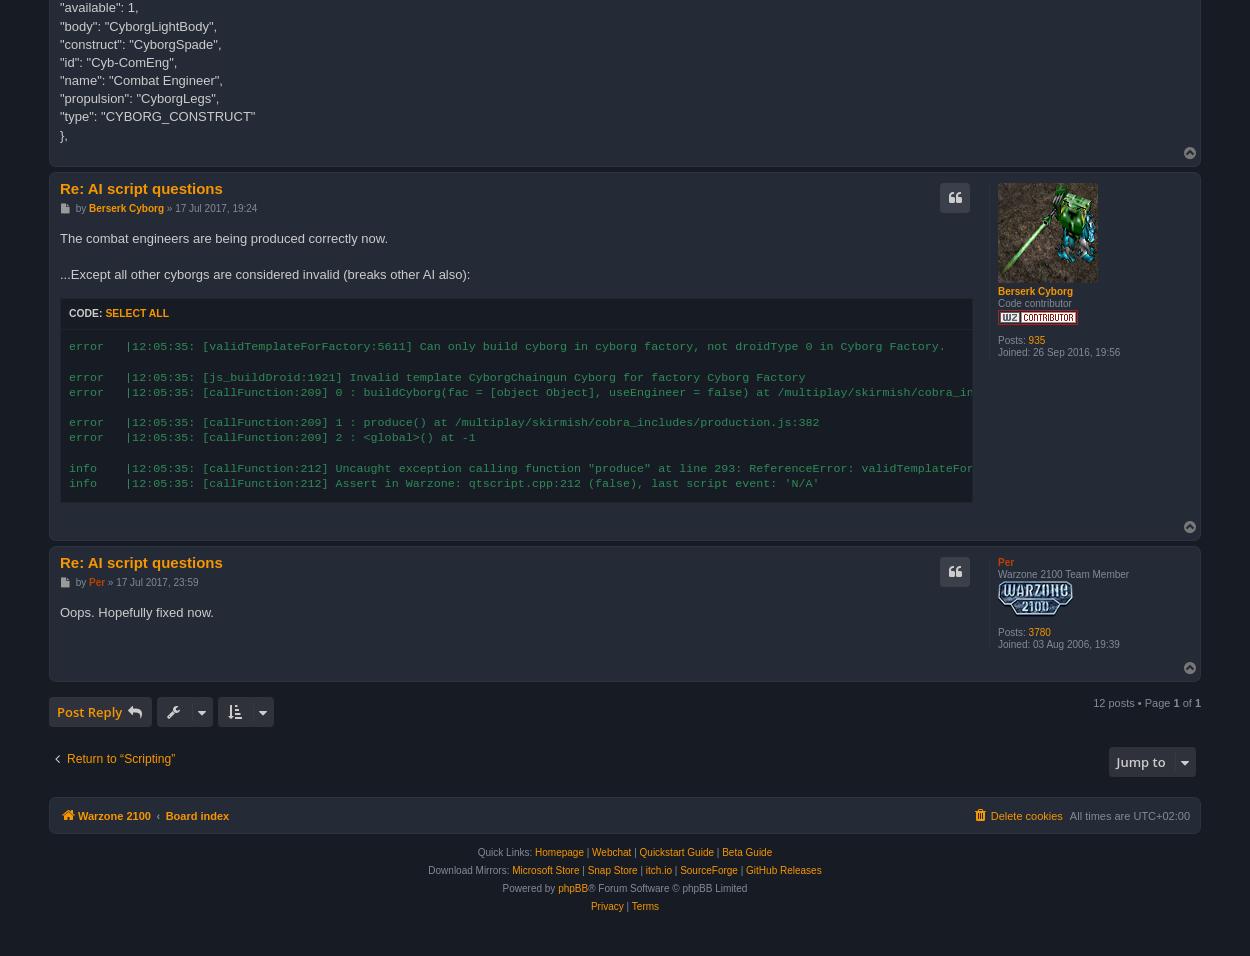 Image resolution: width=1250 pixels, height=956 pixels. Describe the element at coordinates (136, 612) in the screenshot. I see `'Oops. Hopefully fixed now.'` at that location.